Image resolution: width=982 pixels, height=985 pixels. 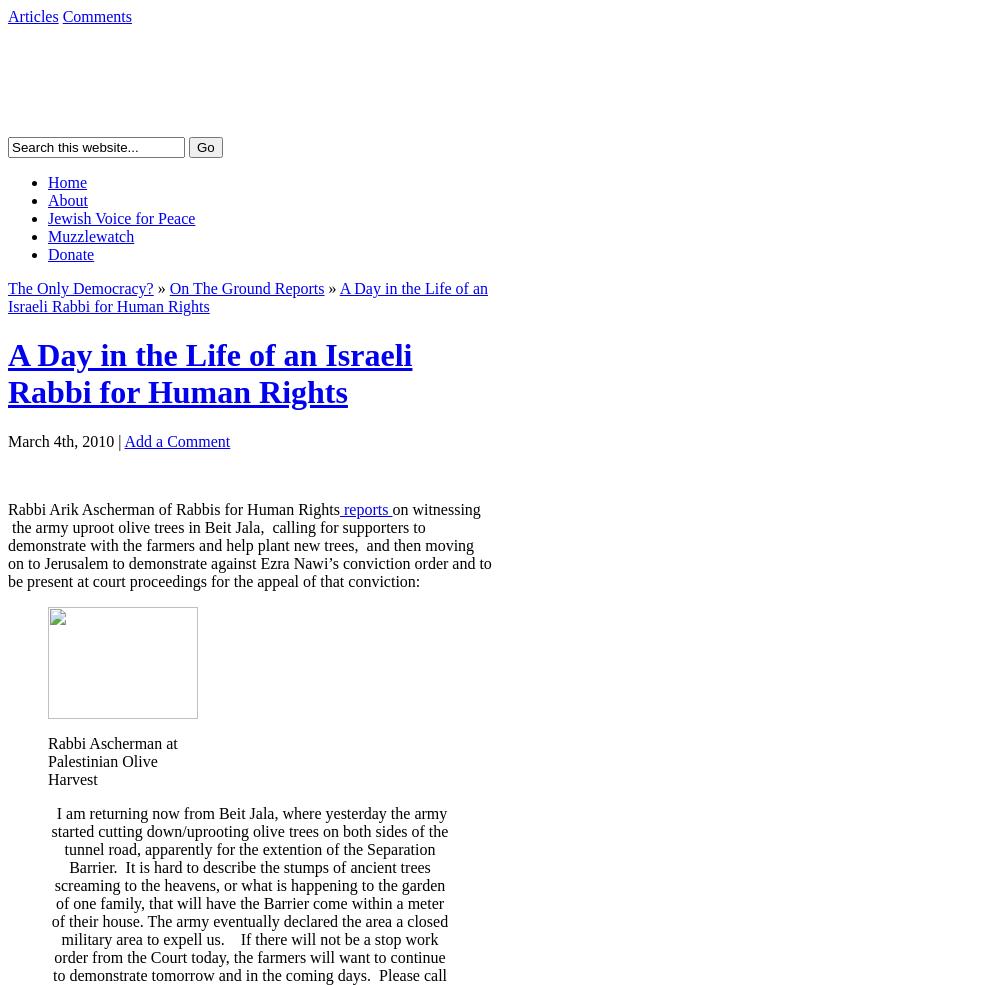 I want to click on 'on witnessing  the army uproot olive trees in Beit Jala,  calling for supporters to demonstrate with the farmers and help plant new trees,  and then moving on to Jerusalem to demonstrate against Ezra Nawi’s conviction order and to be present at court proceedings for the appeal of that conviction:', so click(x=249, y=544).